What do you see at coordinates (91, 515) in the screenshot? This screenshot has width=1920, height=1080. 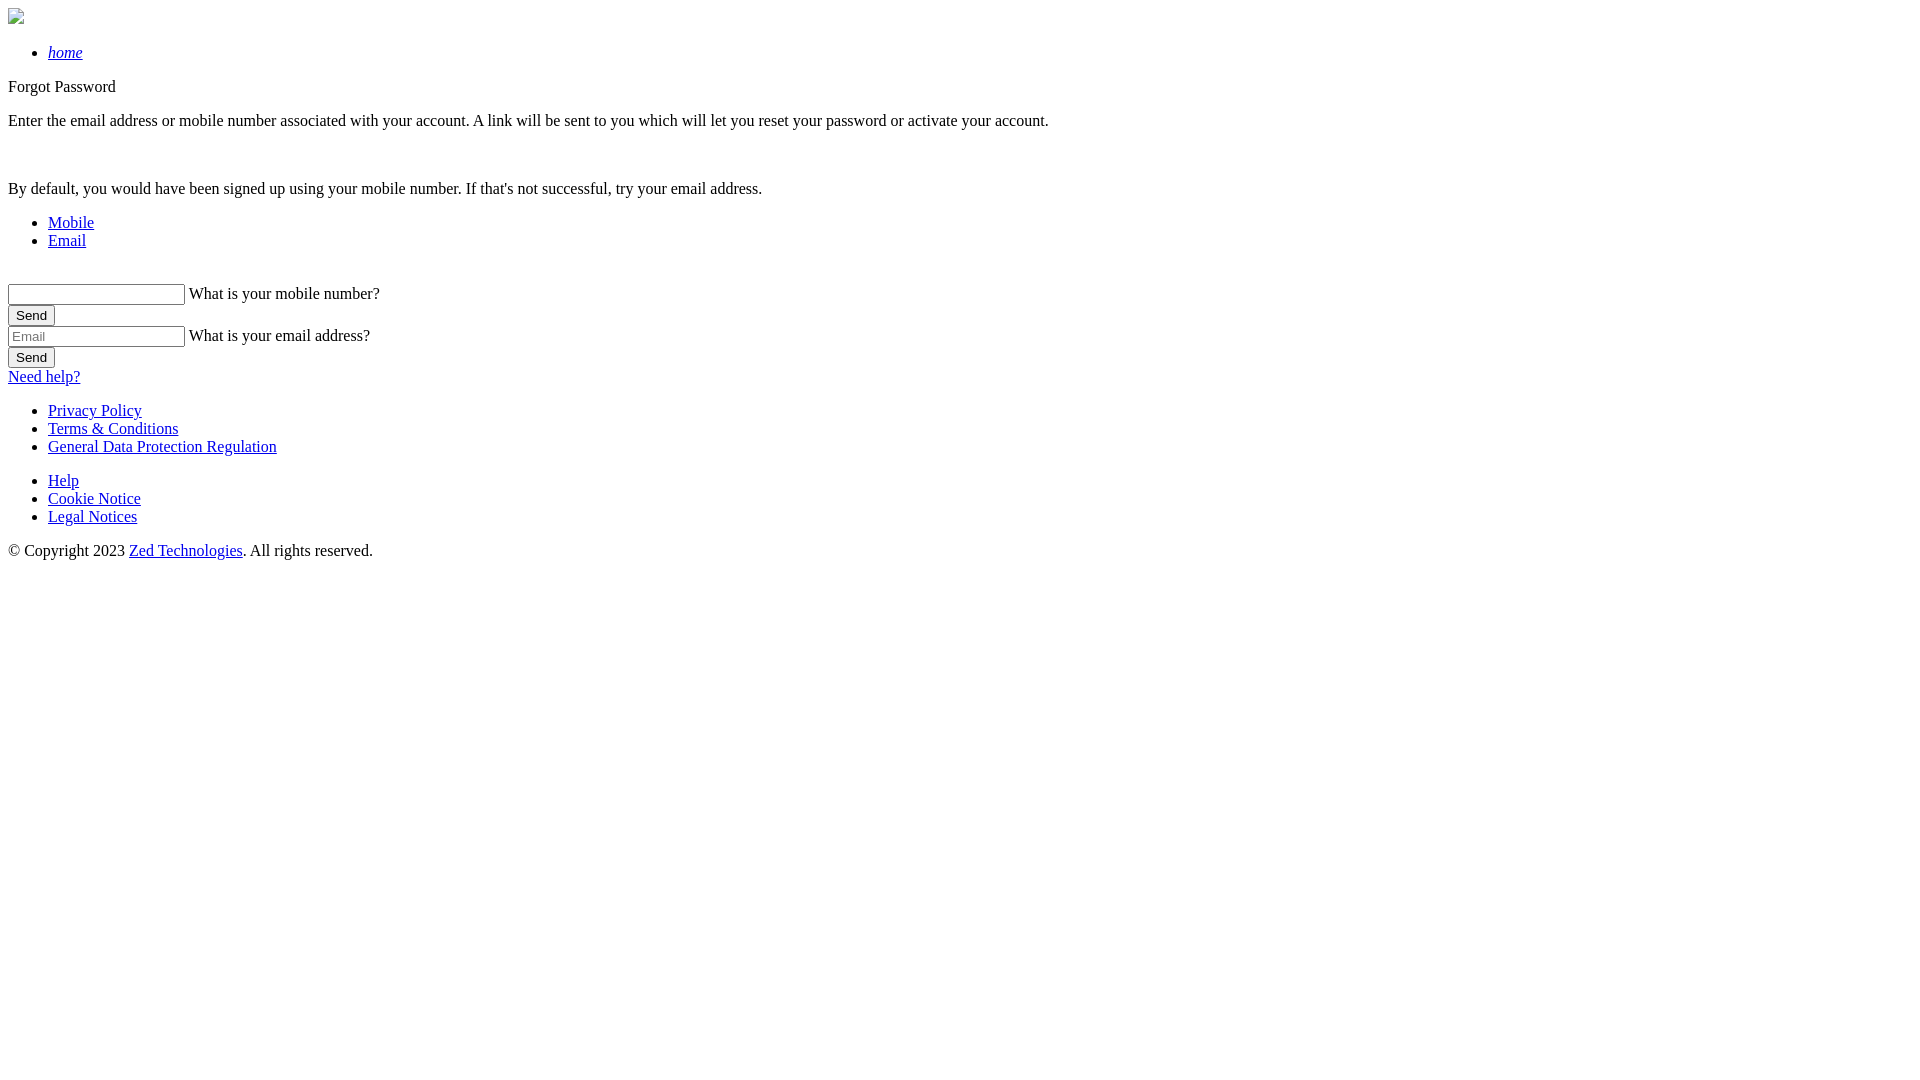 I see `'Legal Notices'` at bounding box center [91, 515].